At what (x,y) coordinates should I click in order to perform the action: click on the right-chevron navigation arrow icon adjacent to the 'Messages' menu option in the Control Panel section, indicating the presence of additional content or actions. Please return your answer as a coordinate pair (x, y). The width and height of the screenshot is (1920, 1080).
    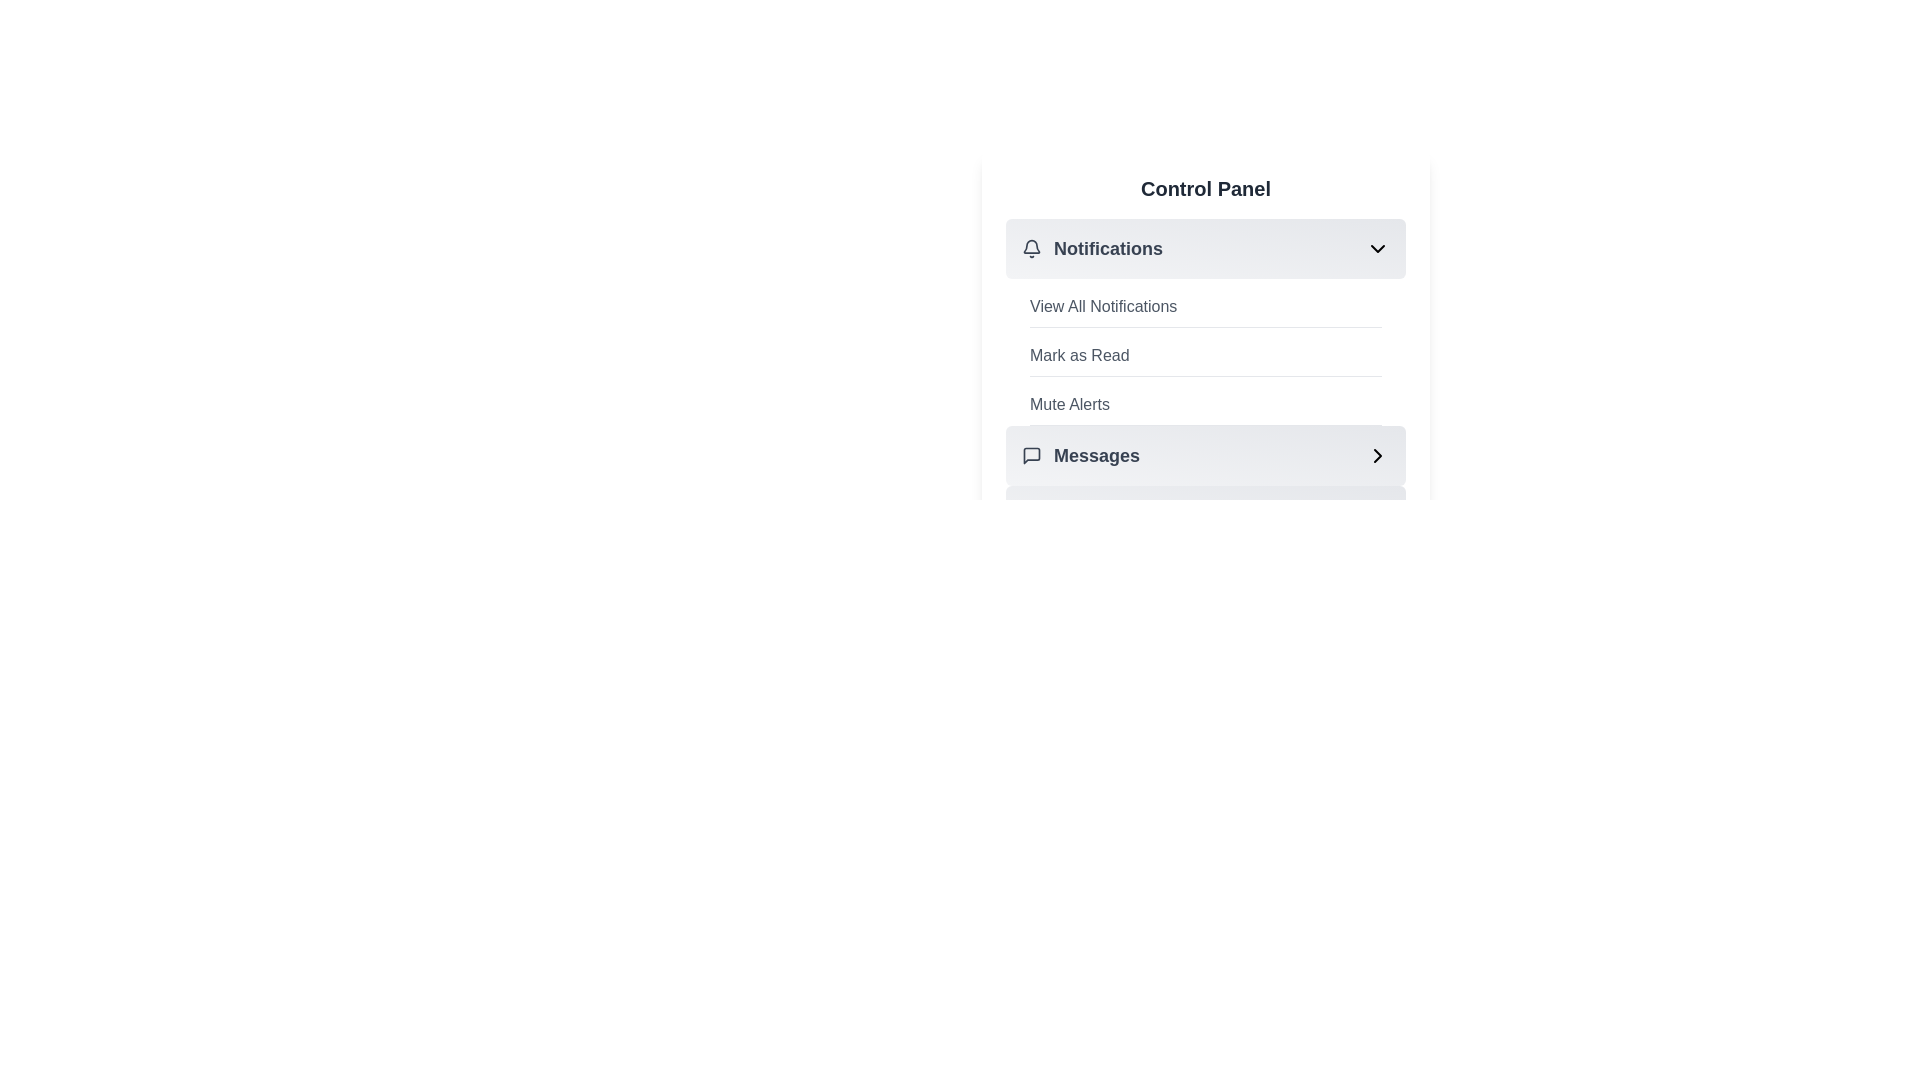
    Looking at the image, I should click on (1376, 455).